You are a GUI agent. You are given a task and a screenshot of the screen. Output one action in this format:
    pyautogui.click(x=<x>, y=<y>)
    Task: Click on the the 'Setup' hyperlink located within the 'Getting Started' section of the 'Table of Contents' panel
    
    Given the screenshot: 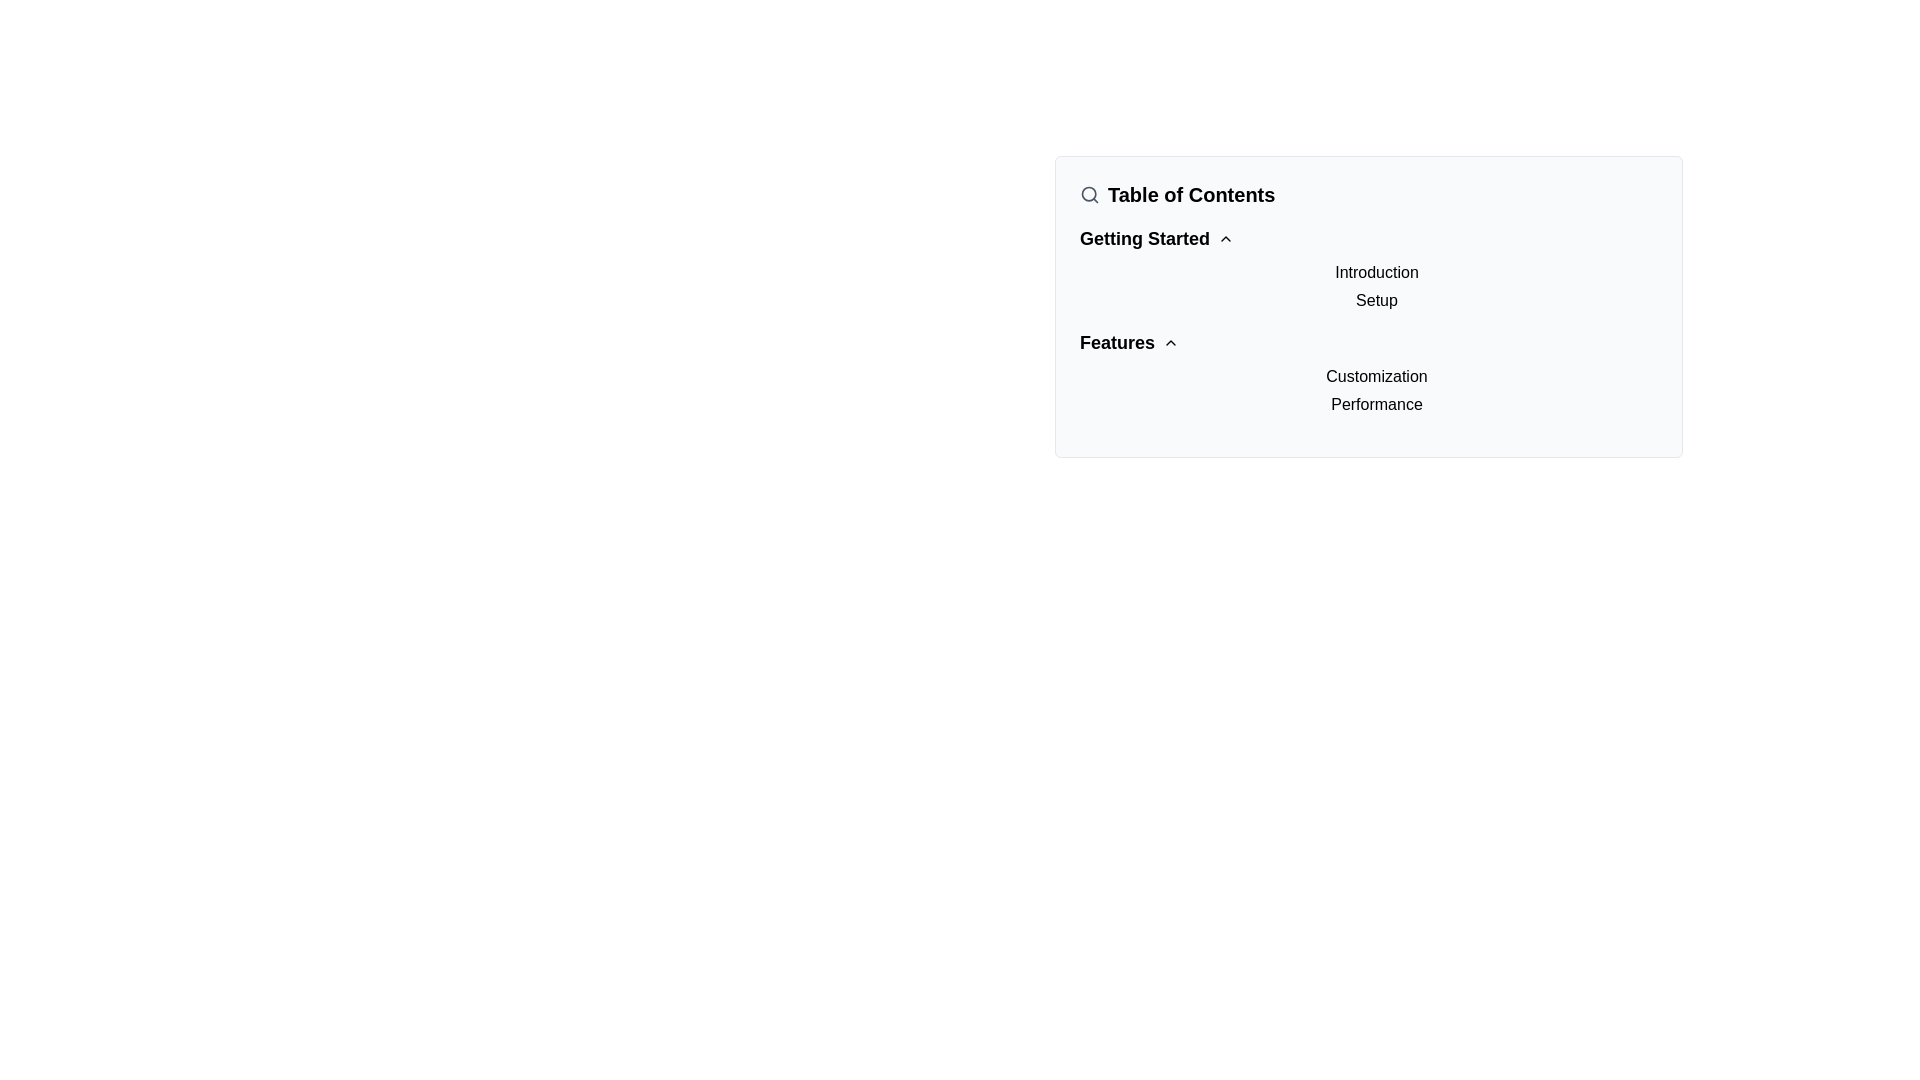 What is the action you would take?
    pyautogui.click(x=1376, y=300)
    